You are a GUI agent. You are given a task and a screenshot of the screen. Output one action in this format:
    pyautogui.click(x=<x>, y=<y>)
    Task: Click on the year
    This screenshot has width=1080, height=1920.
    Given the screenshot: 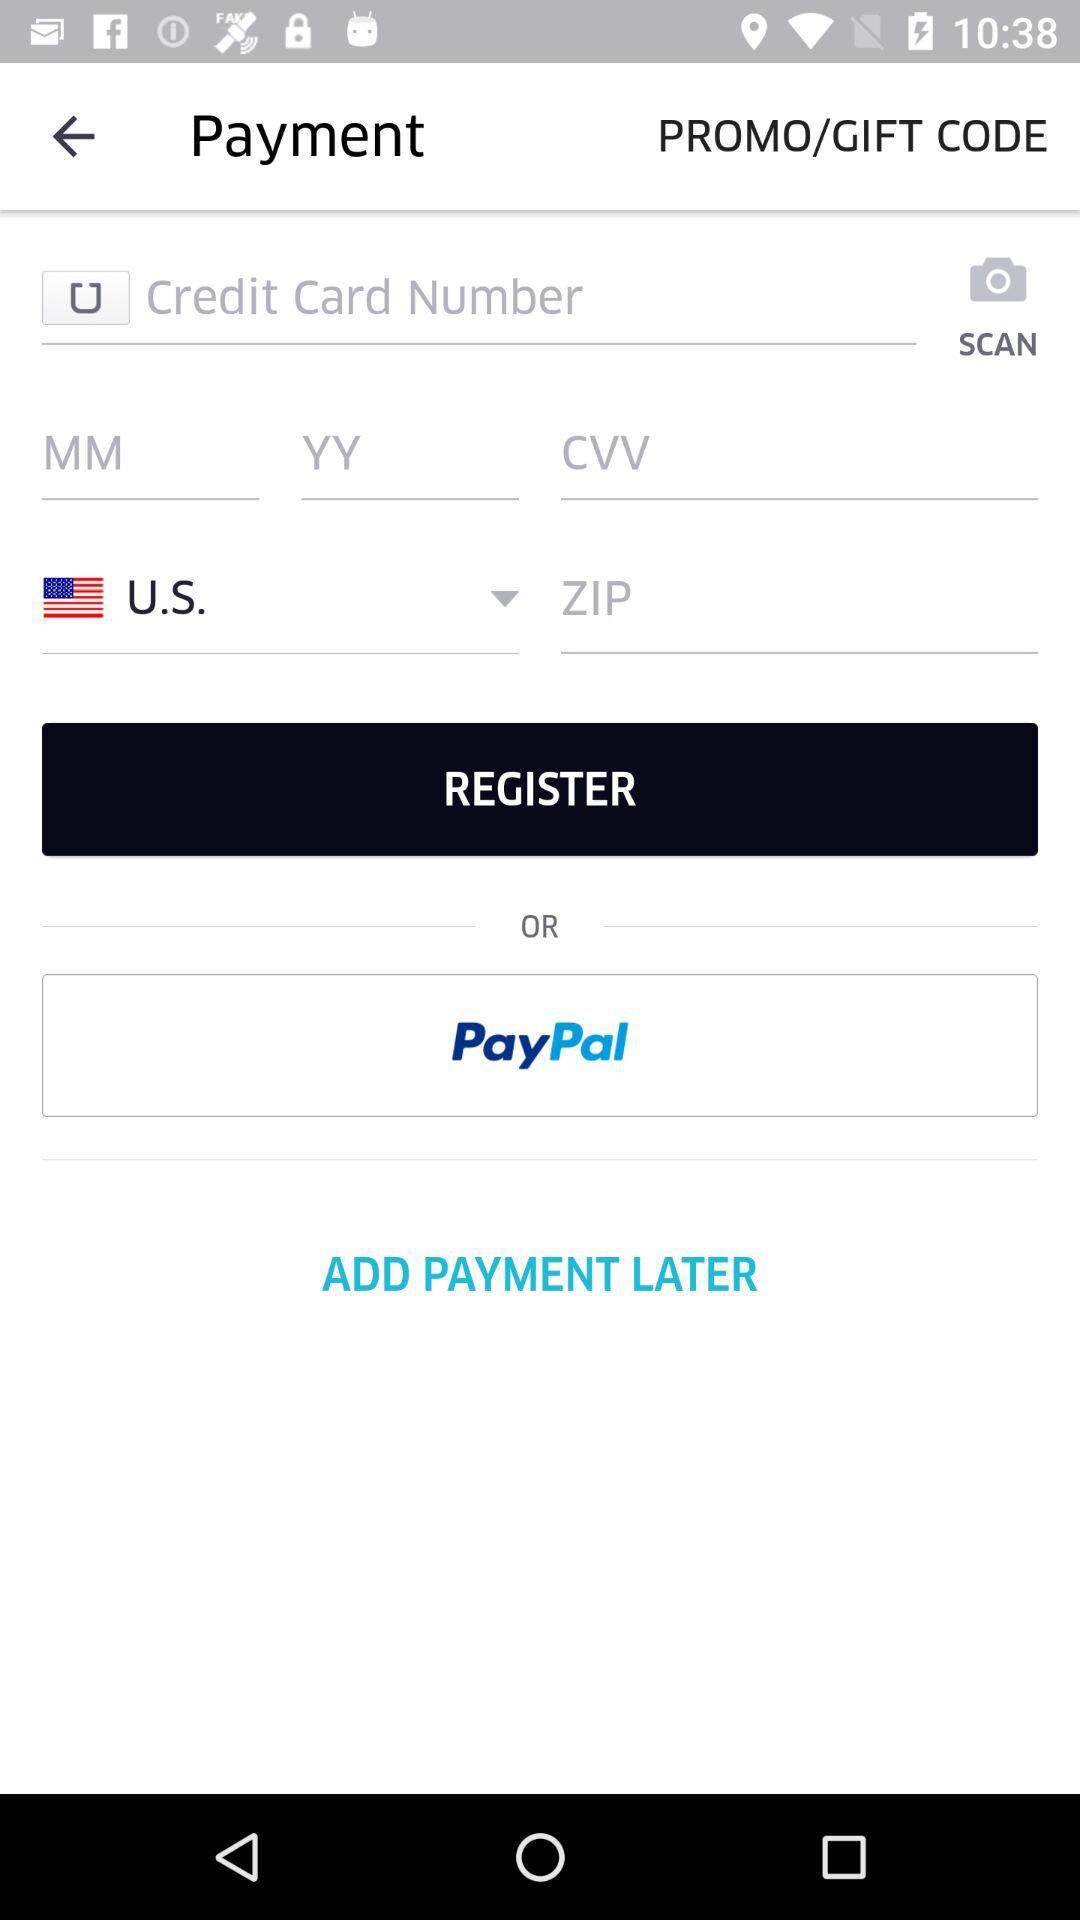 What is the action you would take?
    pyautogui.click(x=409, y=451)
    